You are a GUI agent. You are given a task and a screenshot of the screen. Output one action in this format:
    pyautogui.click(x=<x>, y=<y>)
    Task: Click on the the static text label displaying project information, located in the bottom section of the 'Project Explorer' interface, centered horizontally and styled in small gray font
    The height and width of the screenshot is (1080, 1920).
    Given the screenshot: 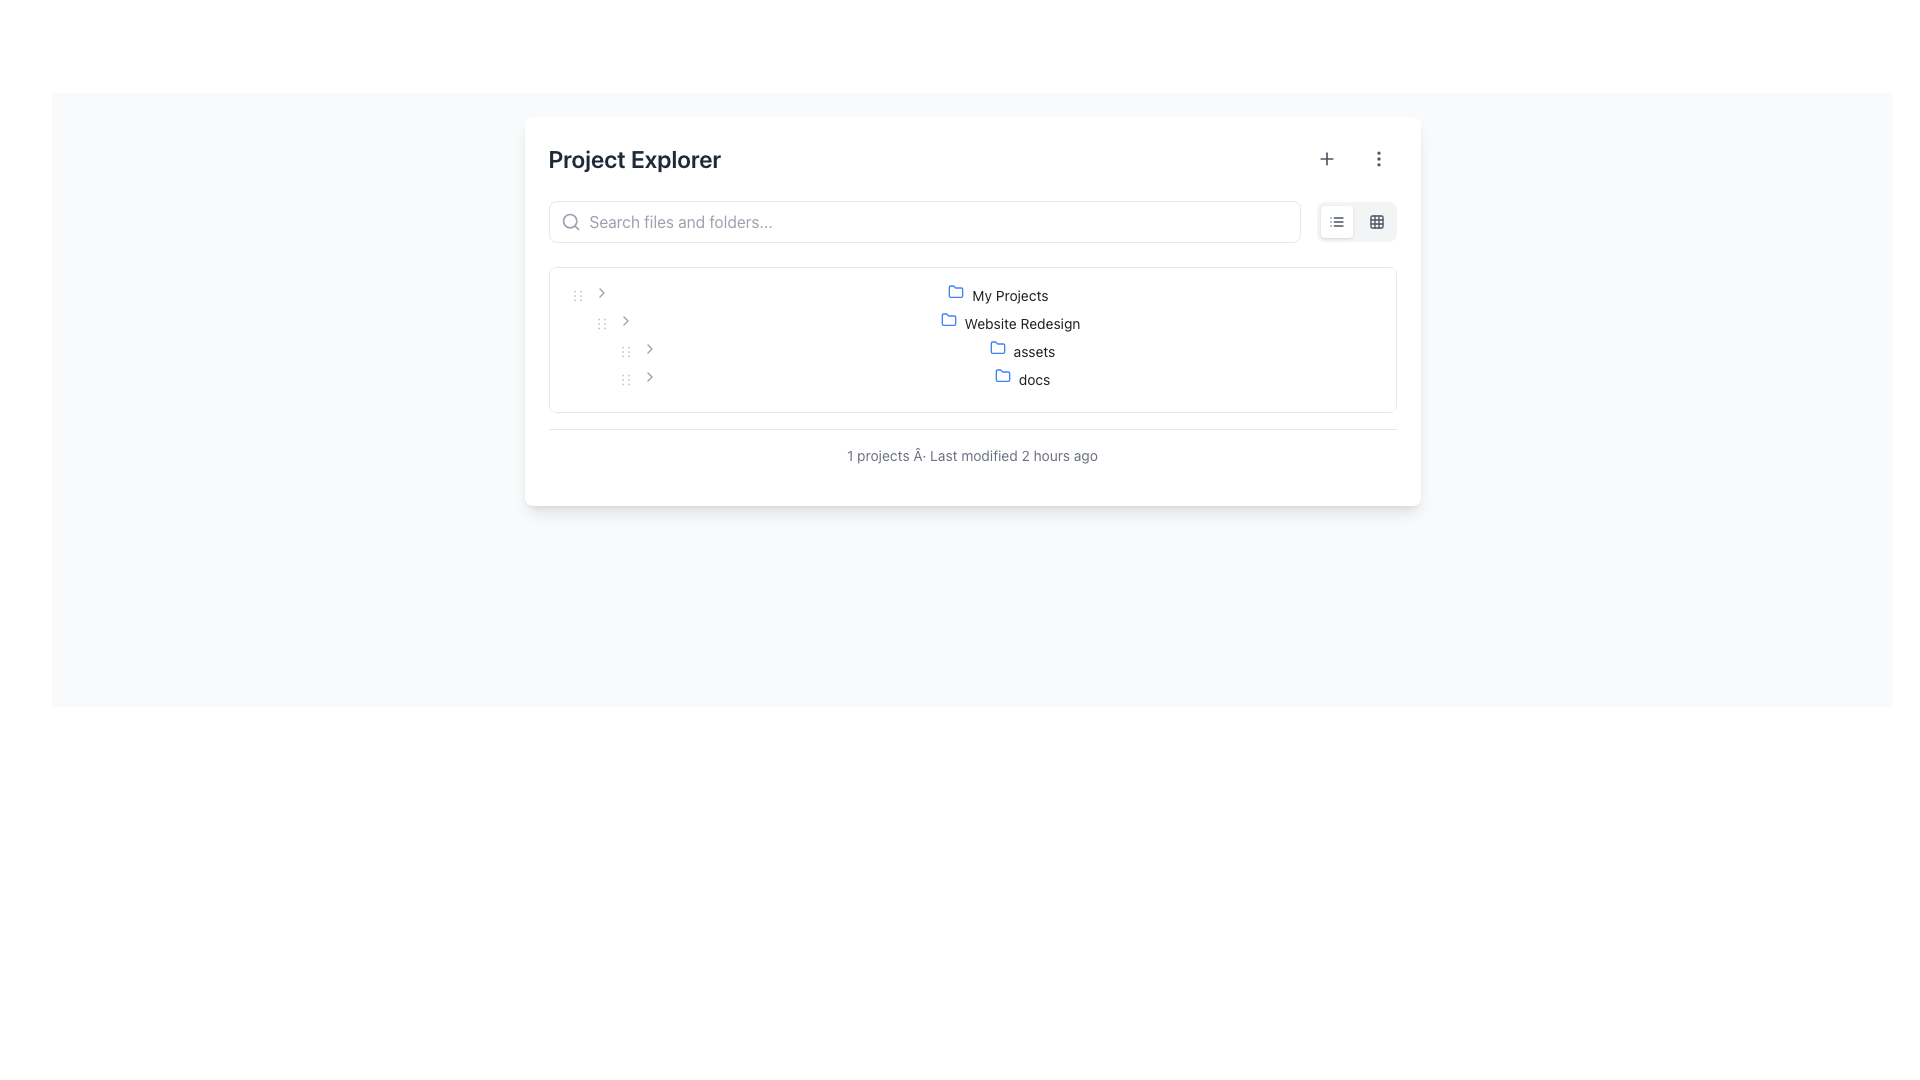 What is the action you would take?
    pyautogui.click(x=972, y=455)
    